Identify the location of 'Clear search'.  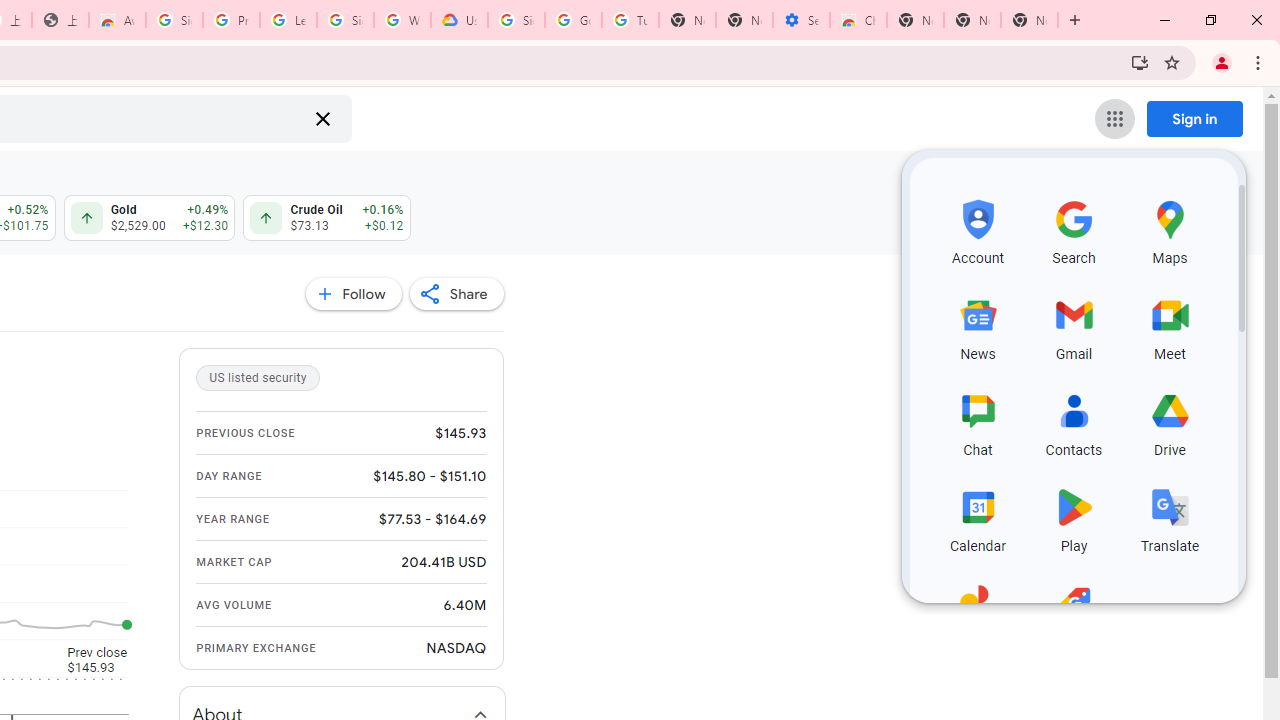
(322, 118).